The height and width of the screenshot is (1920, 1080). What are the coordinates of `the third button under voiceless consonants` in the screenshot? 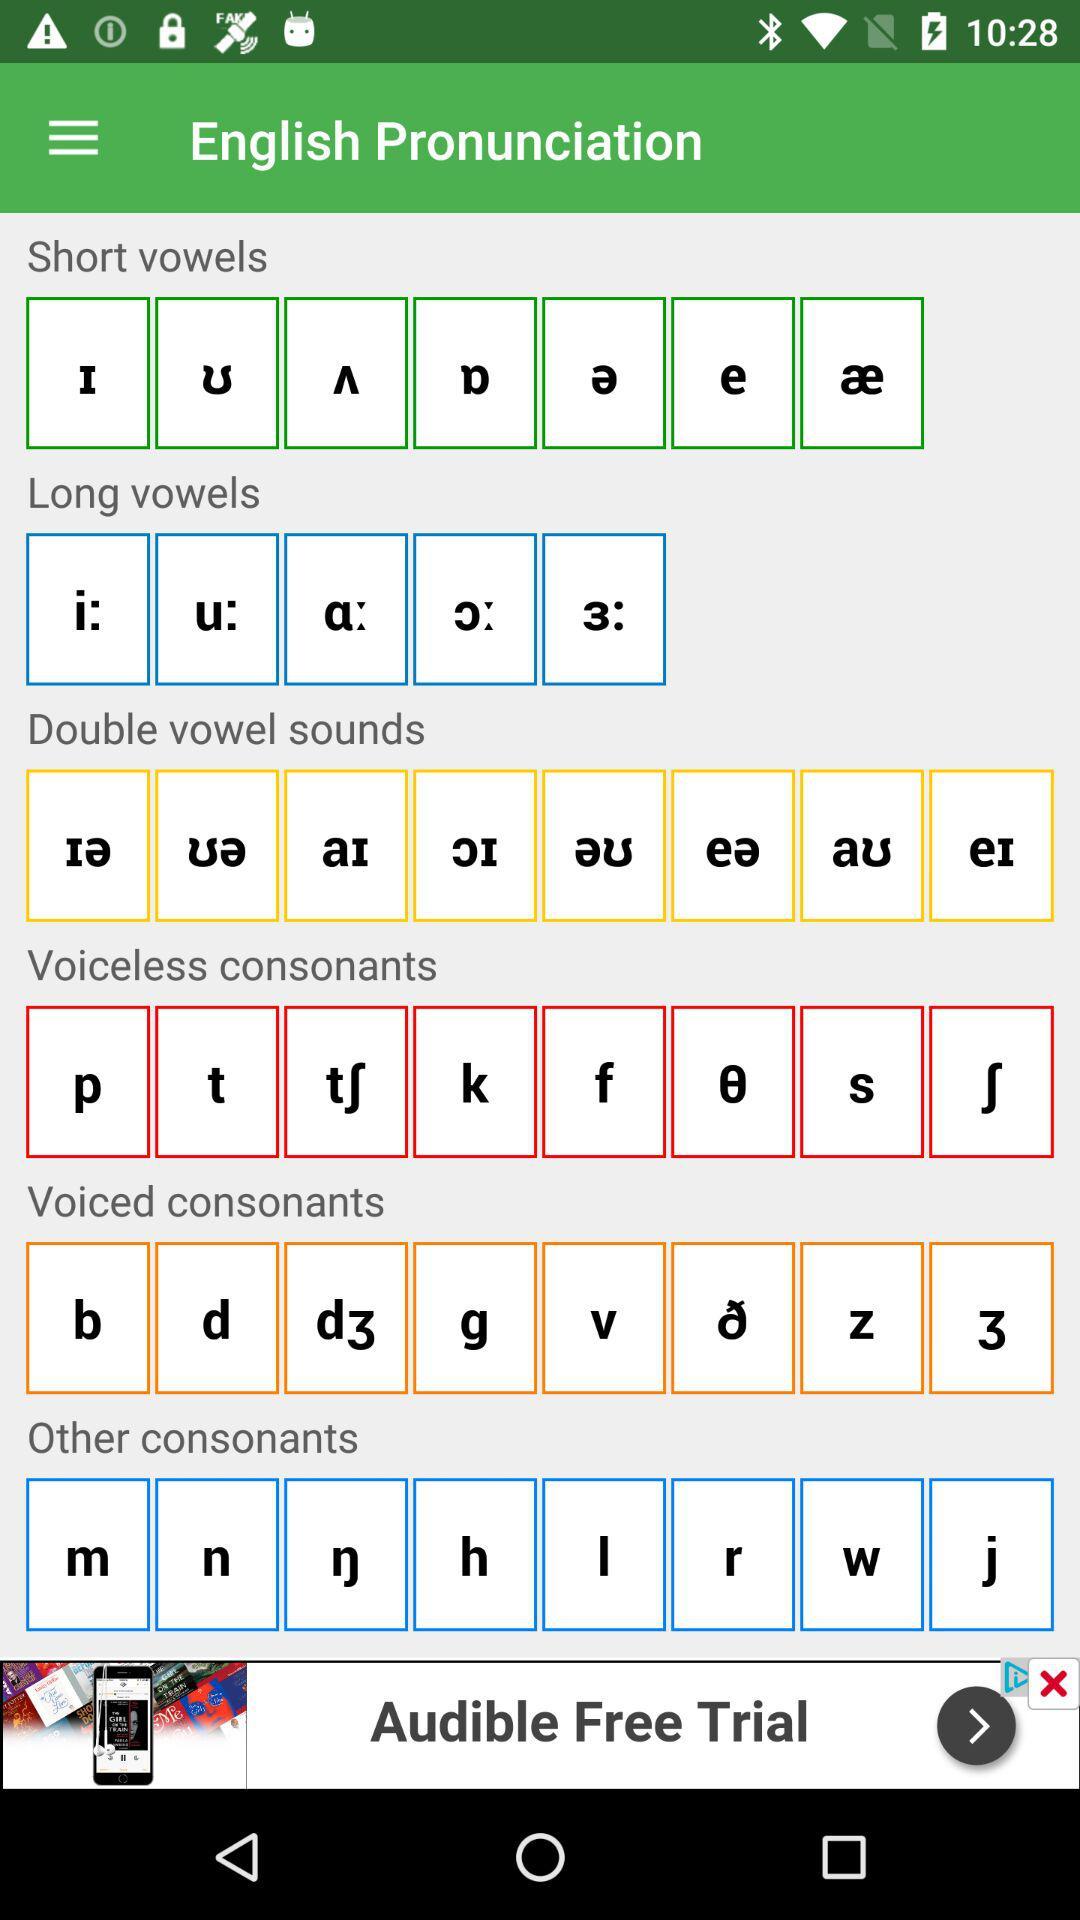 It's located at (345, 1080).